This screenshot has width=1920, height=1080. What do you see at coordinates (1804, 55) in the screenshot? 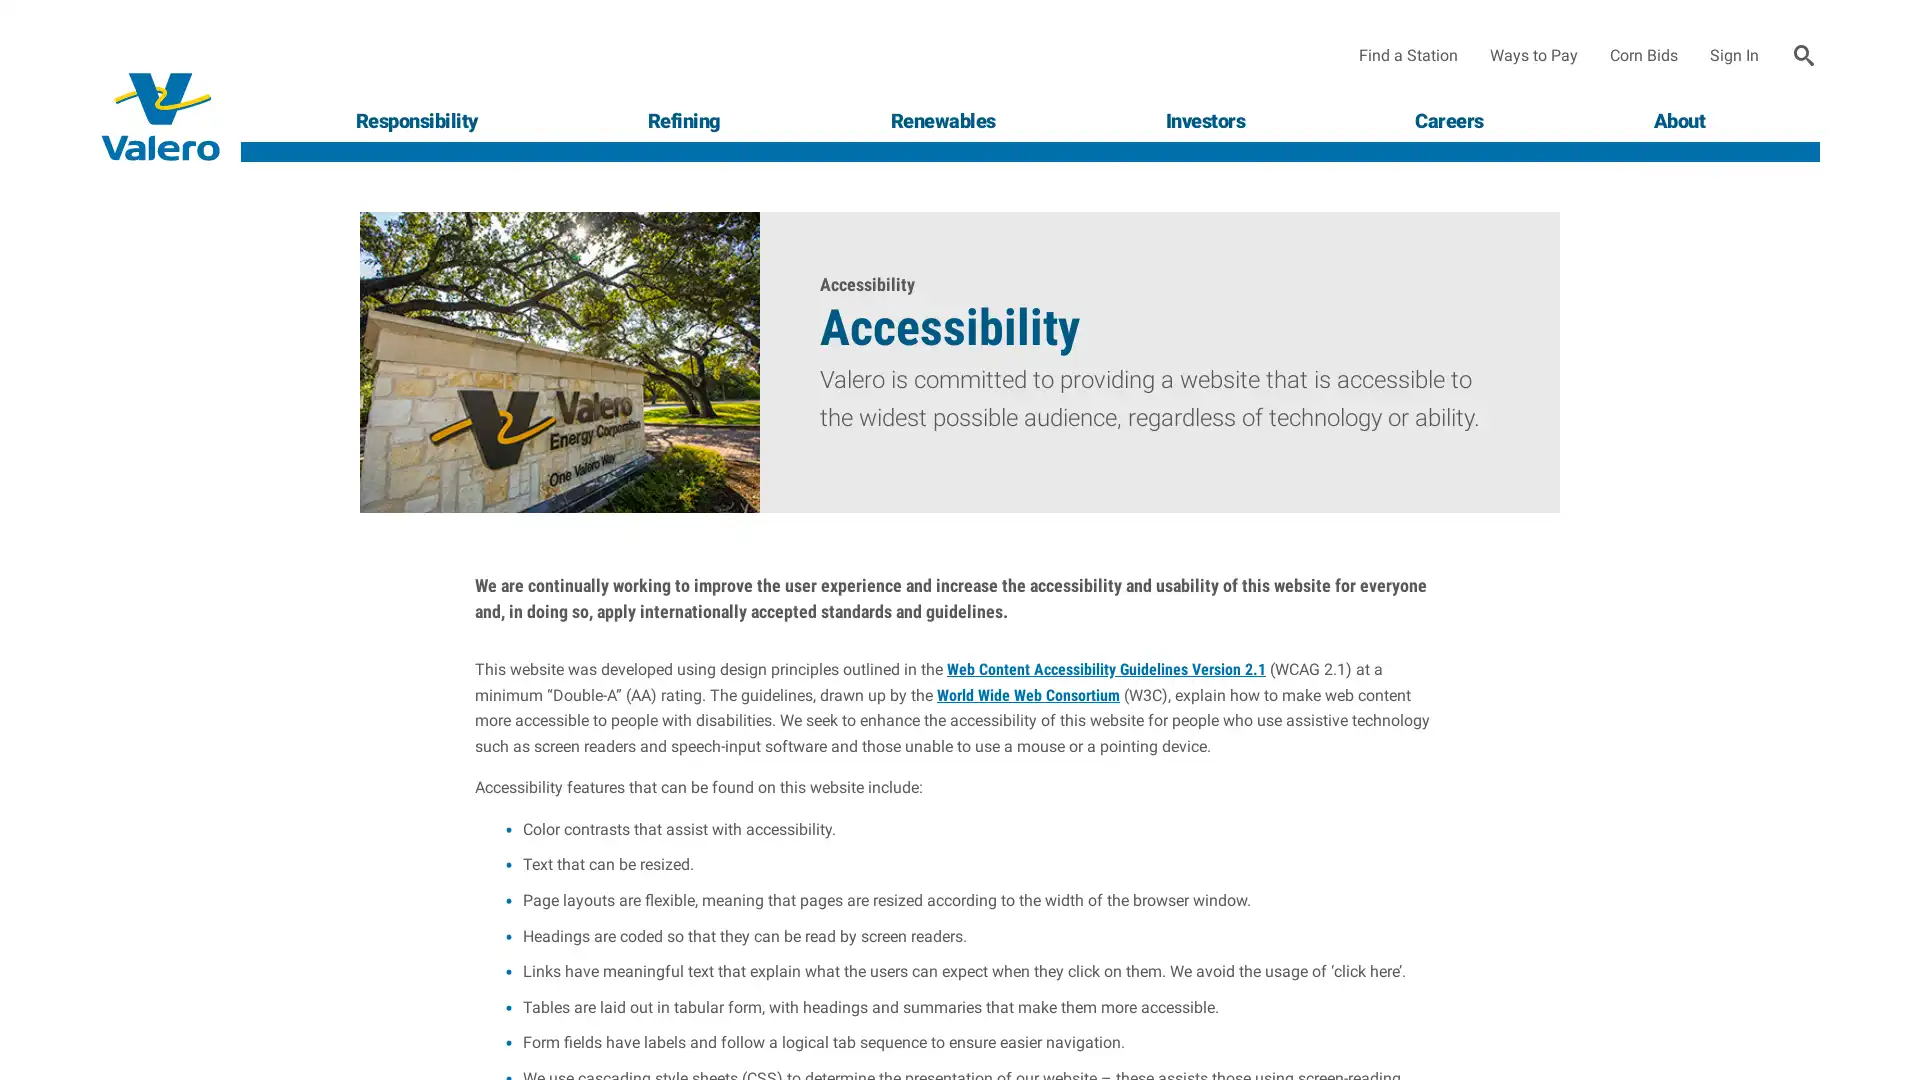
I see `Apply` at bounding box center [1804, 55].